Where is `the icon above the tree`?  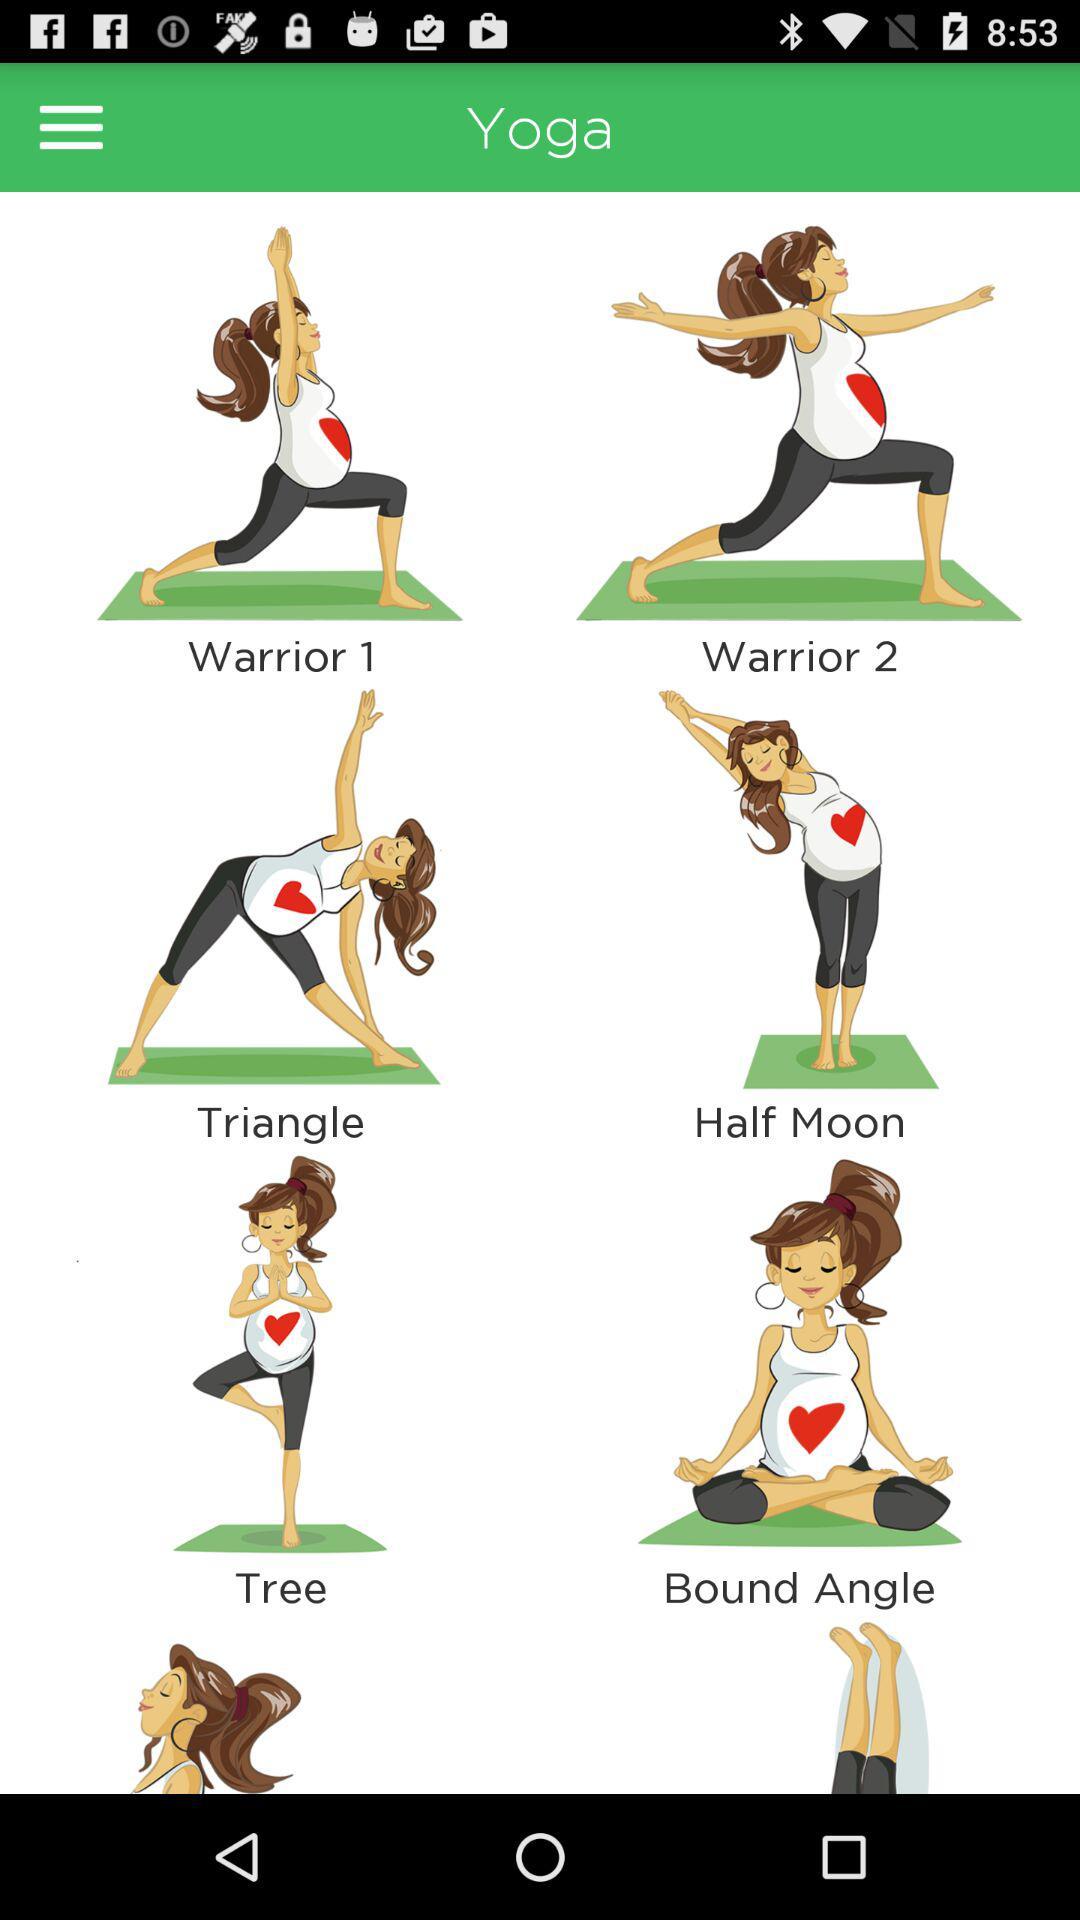 the icon above the tree is located at coordinates (280, 1354).